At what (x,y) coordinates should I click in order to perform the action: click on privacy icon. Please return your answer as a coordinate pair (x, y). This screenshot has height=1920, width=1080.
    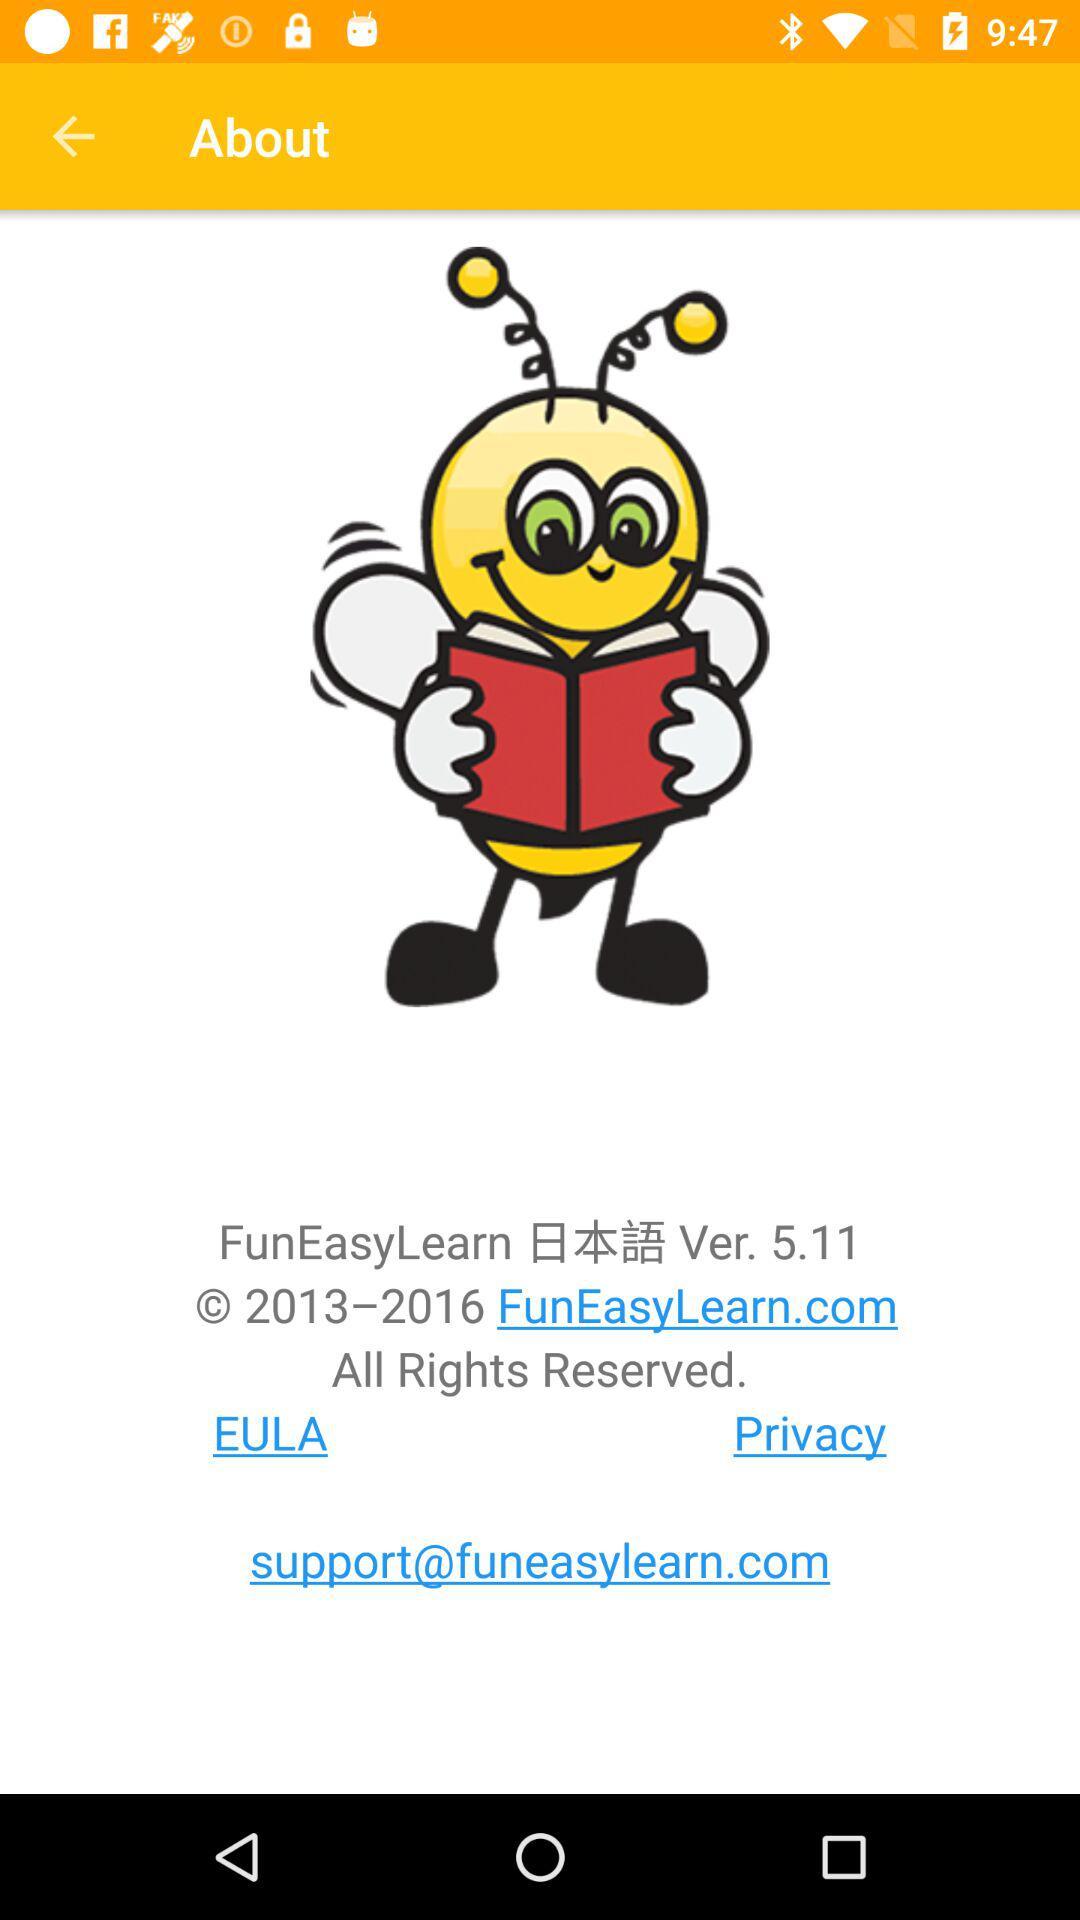
    Looking at the image, I should click on (810, 1431).